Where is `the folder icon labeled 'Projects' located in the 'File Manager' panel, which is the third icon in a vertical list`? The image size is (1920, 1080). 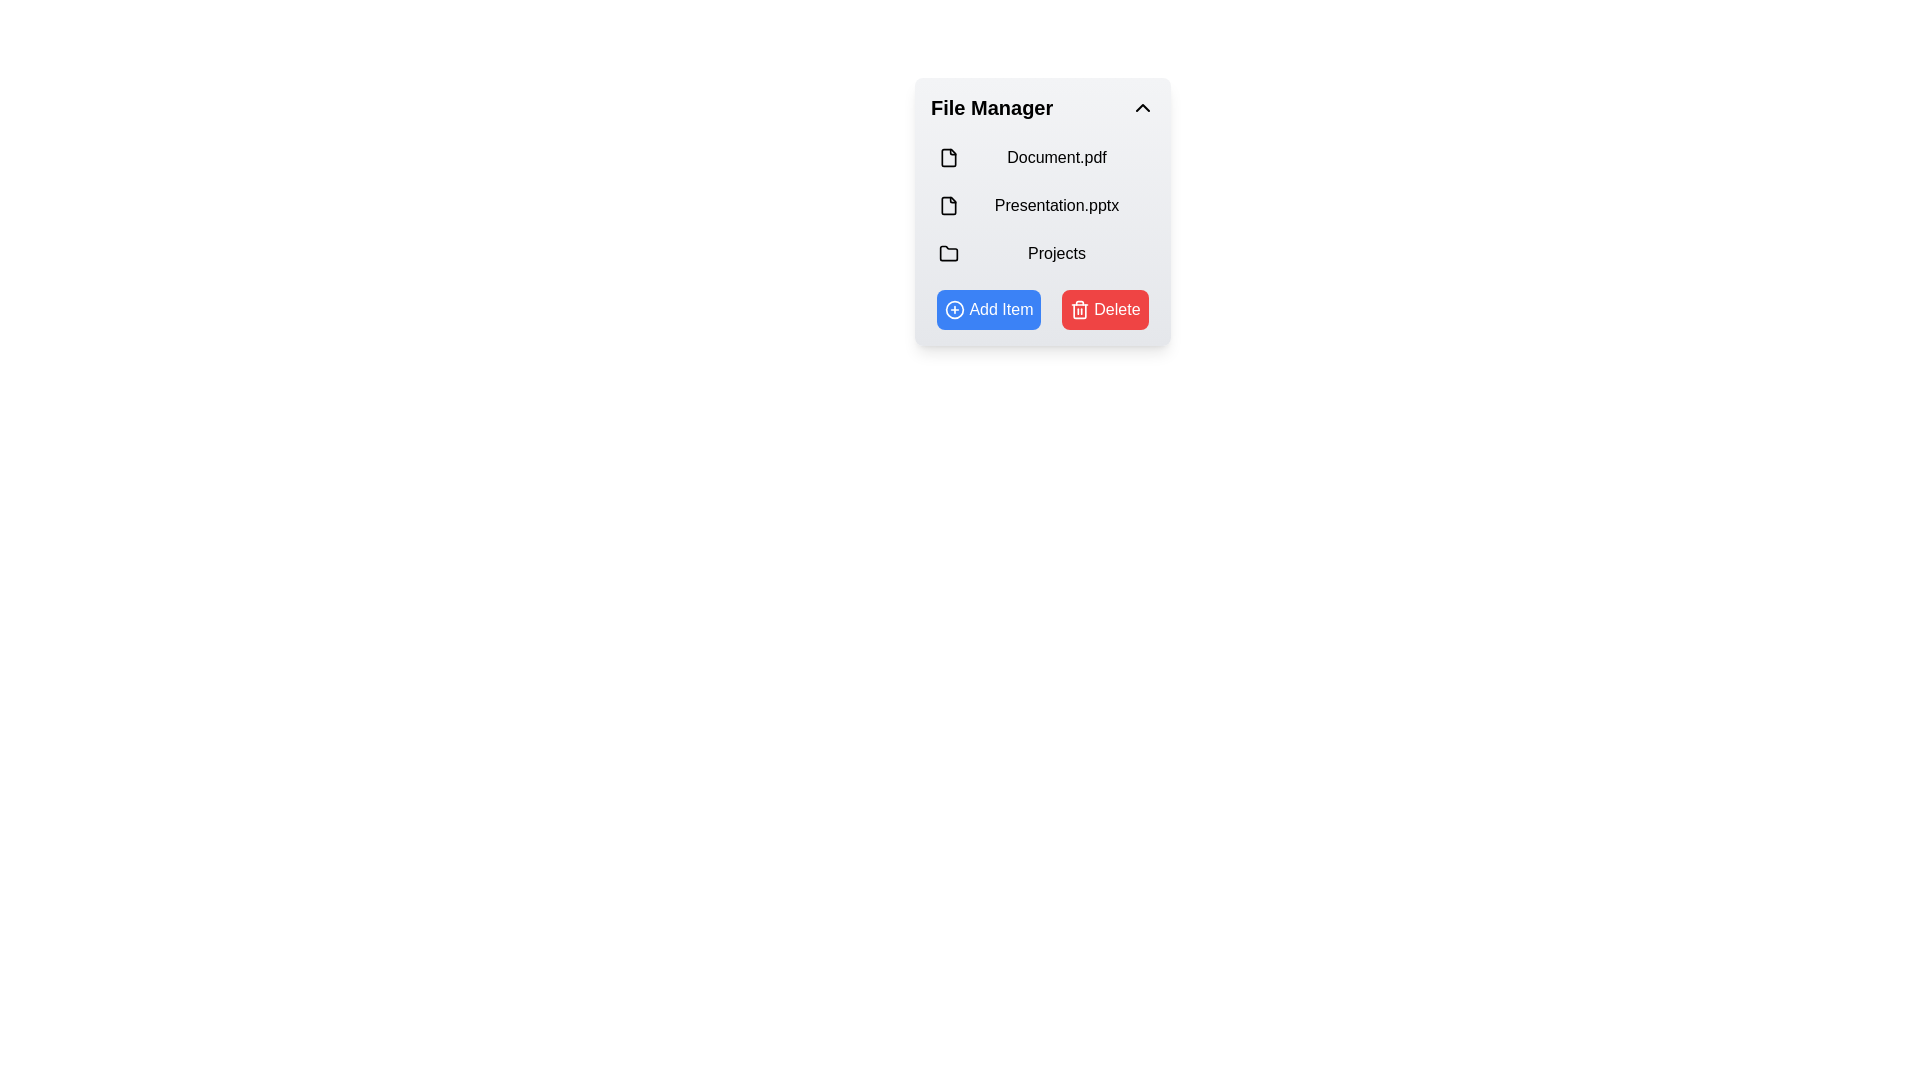 the folder icon labeled 'Projects' located in the 'File Manager' panel, which is the third icon in a vertical list is located at coordinates (948, 252).